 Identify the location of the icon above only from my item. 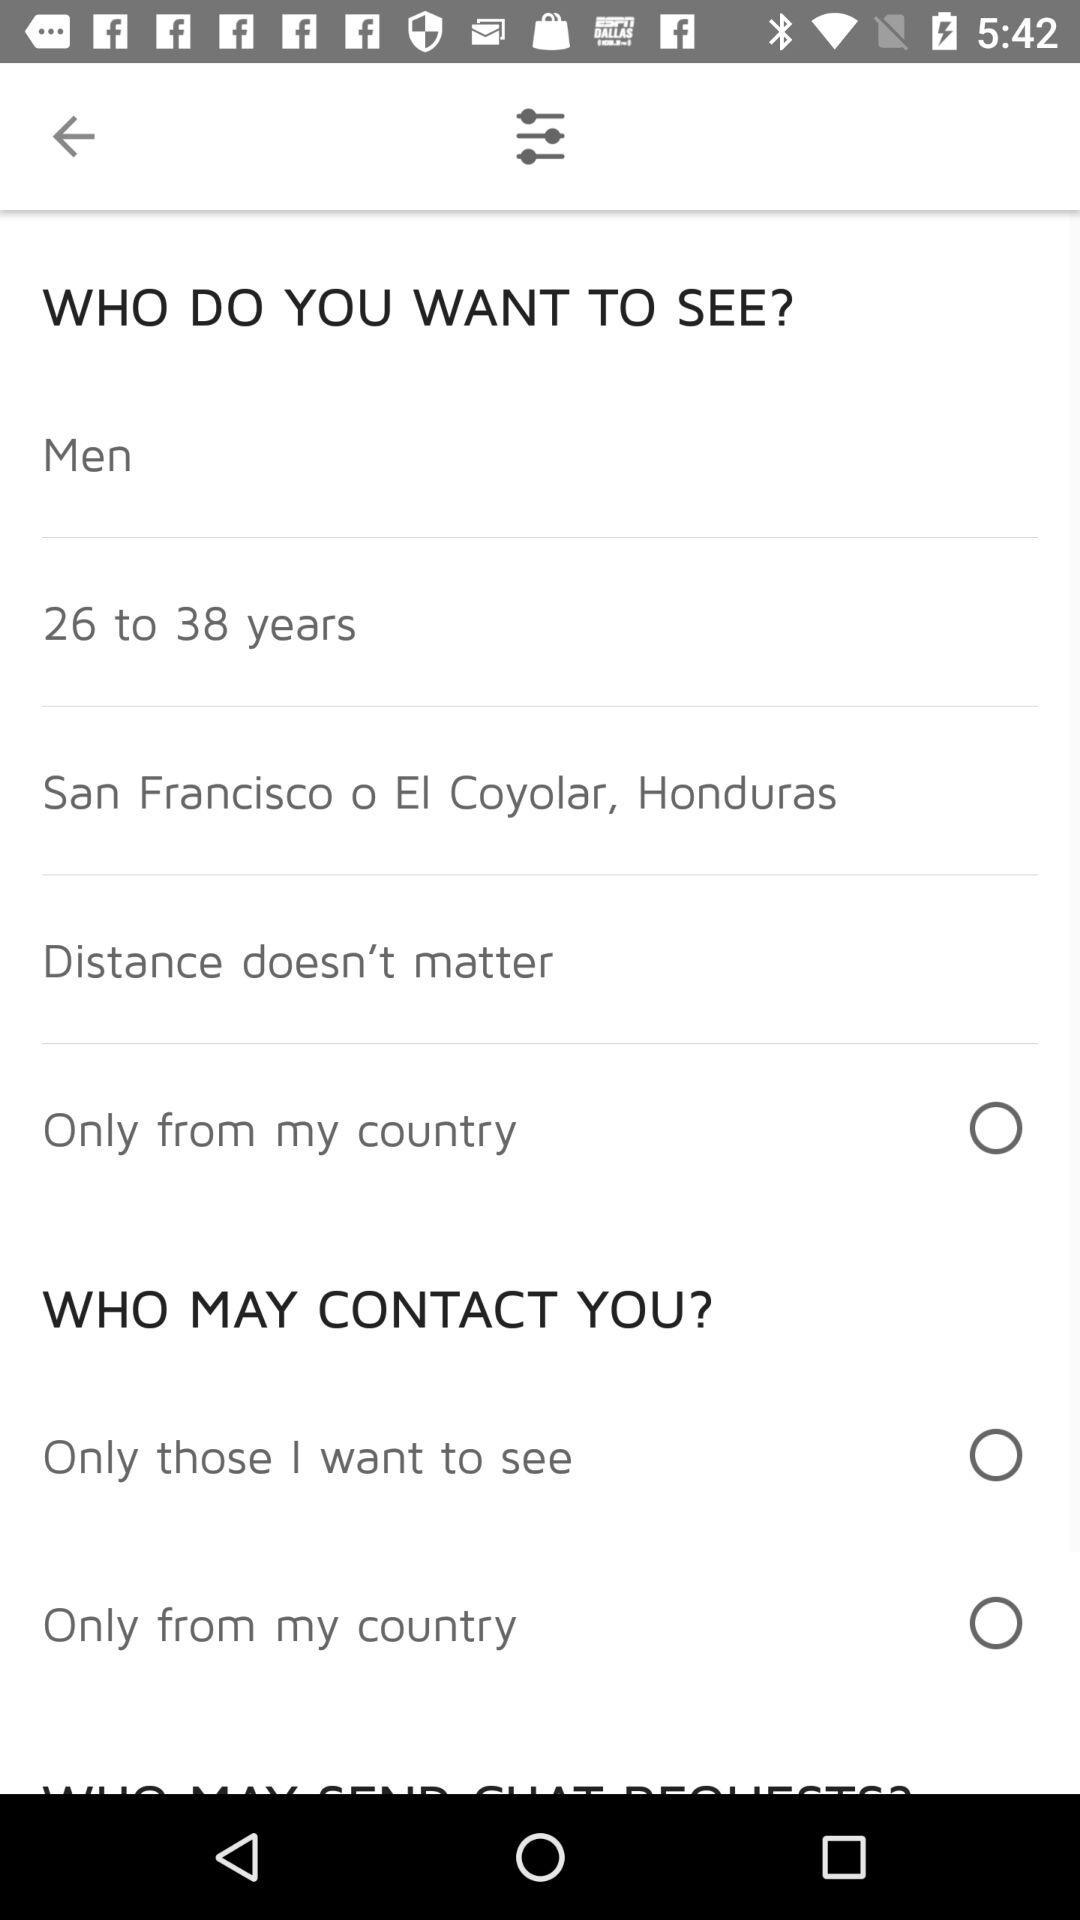
(307, 1454).